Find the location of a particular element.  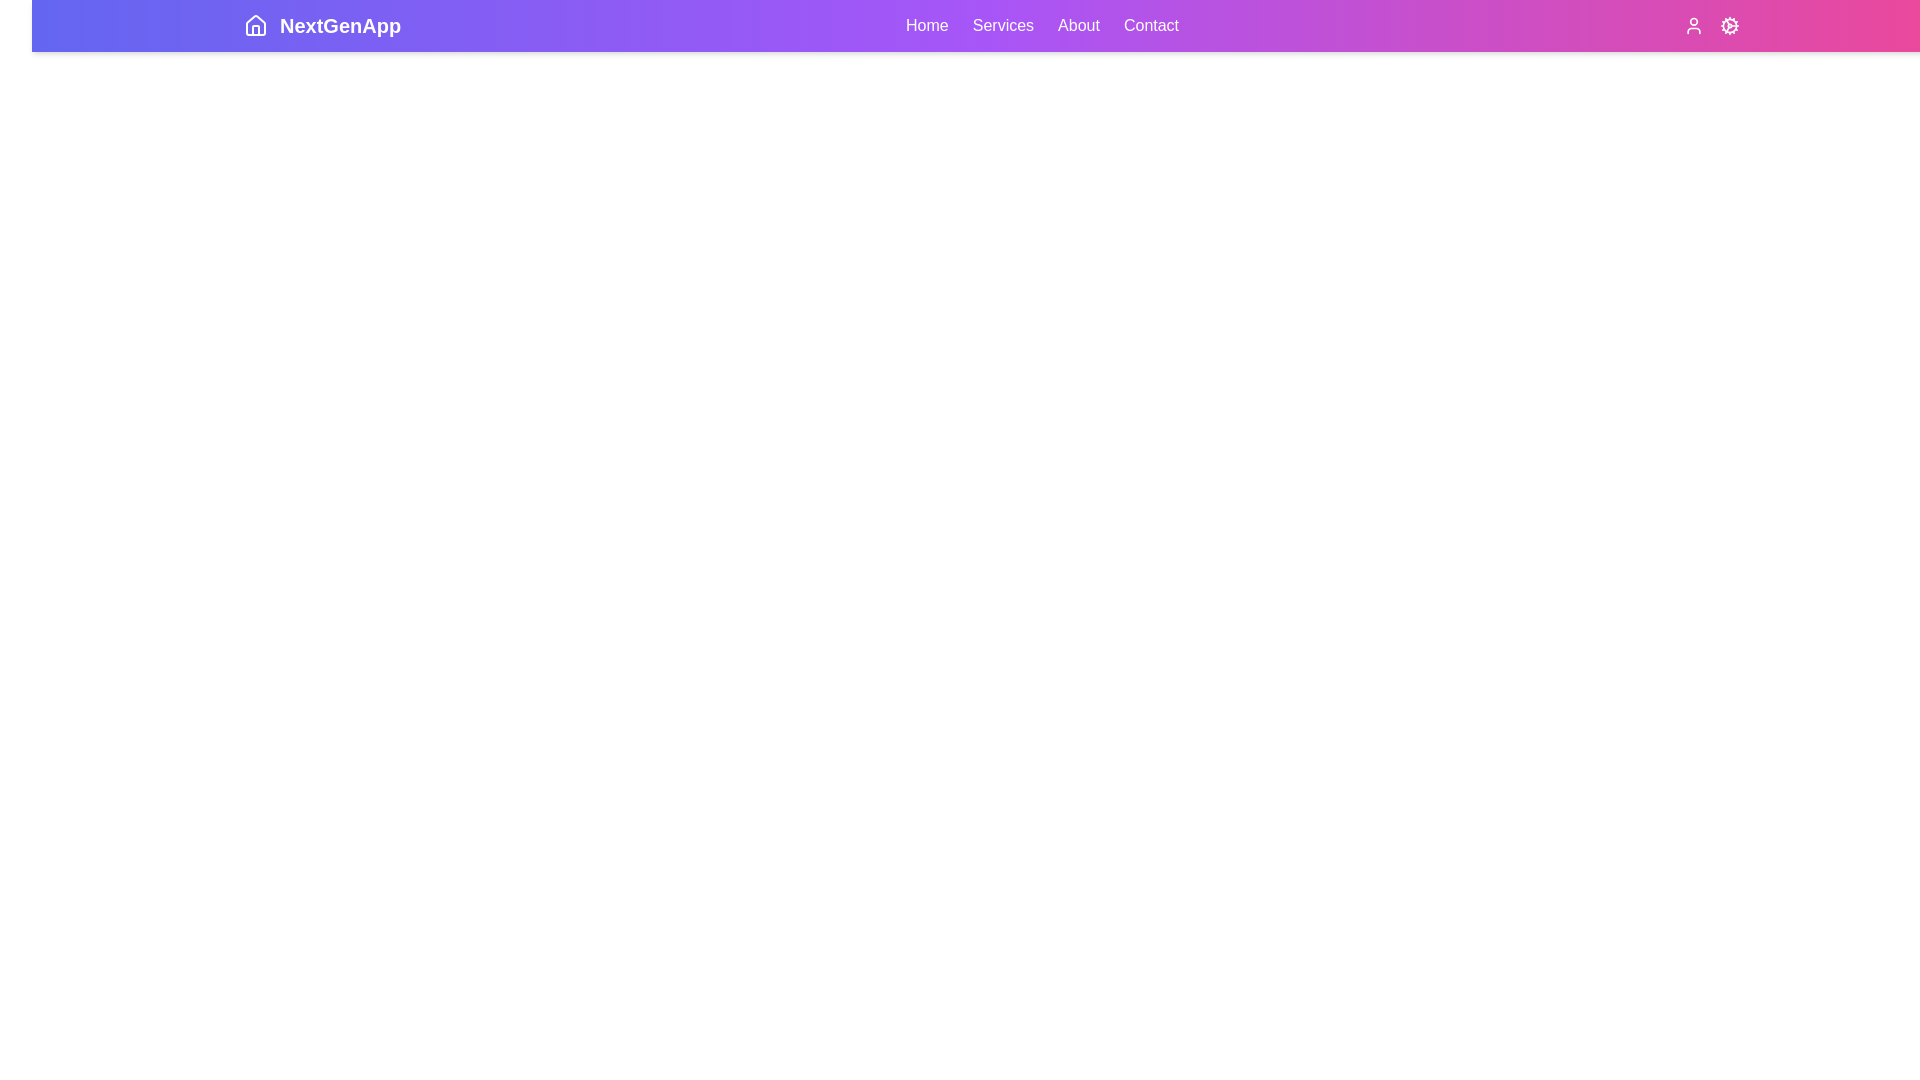

the Contact navigation link is located at coordinates (1151, 26).